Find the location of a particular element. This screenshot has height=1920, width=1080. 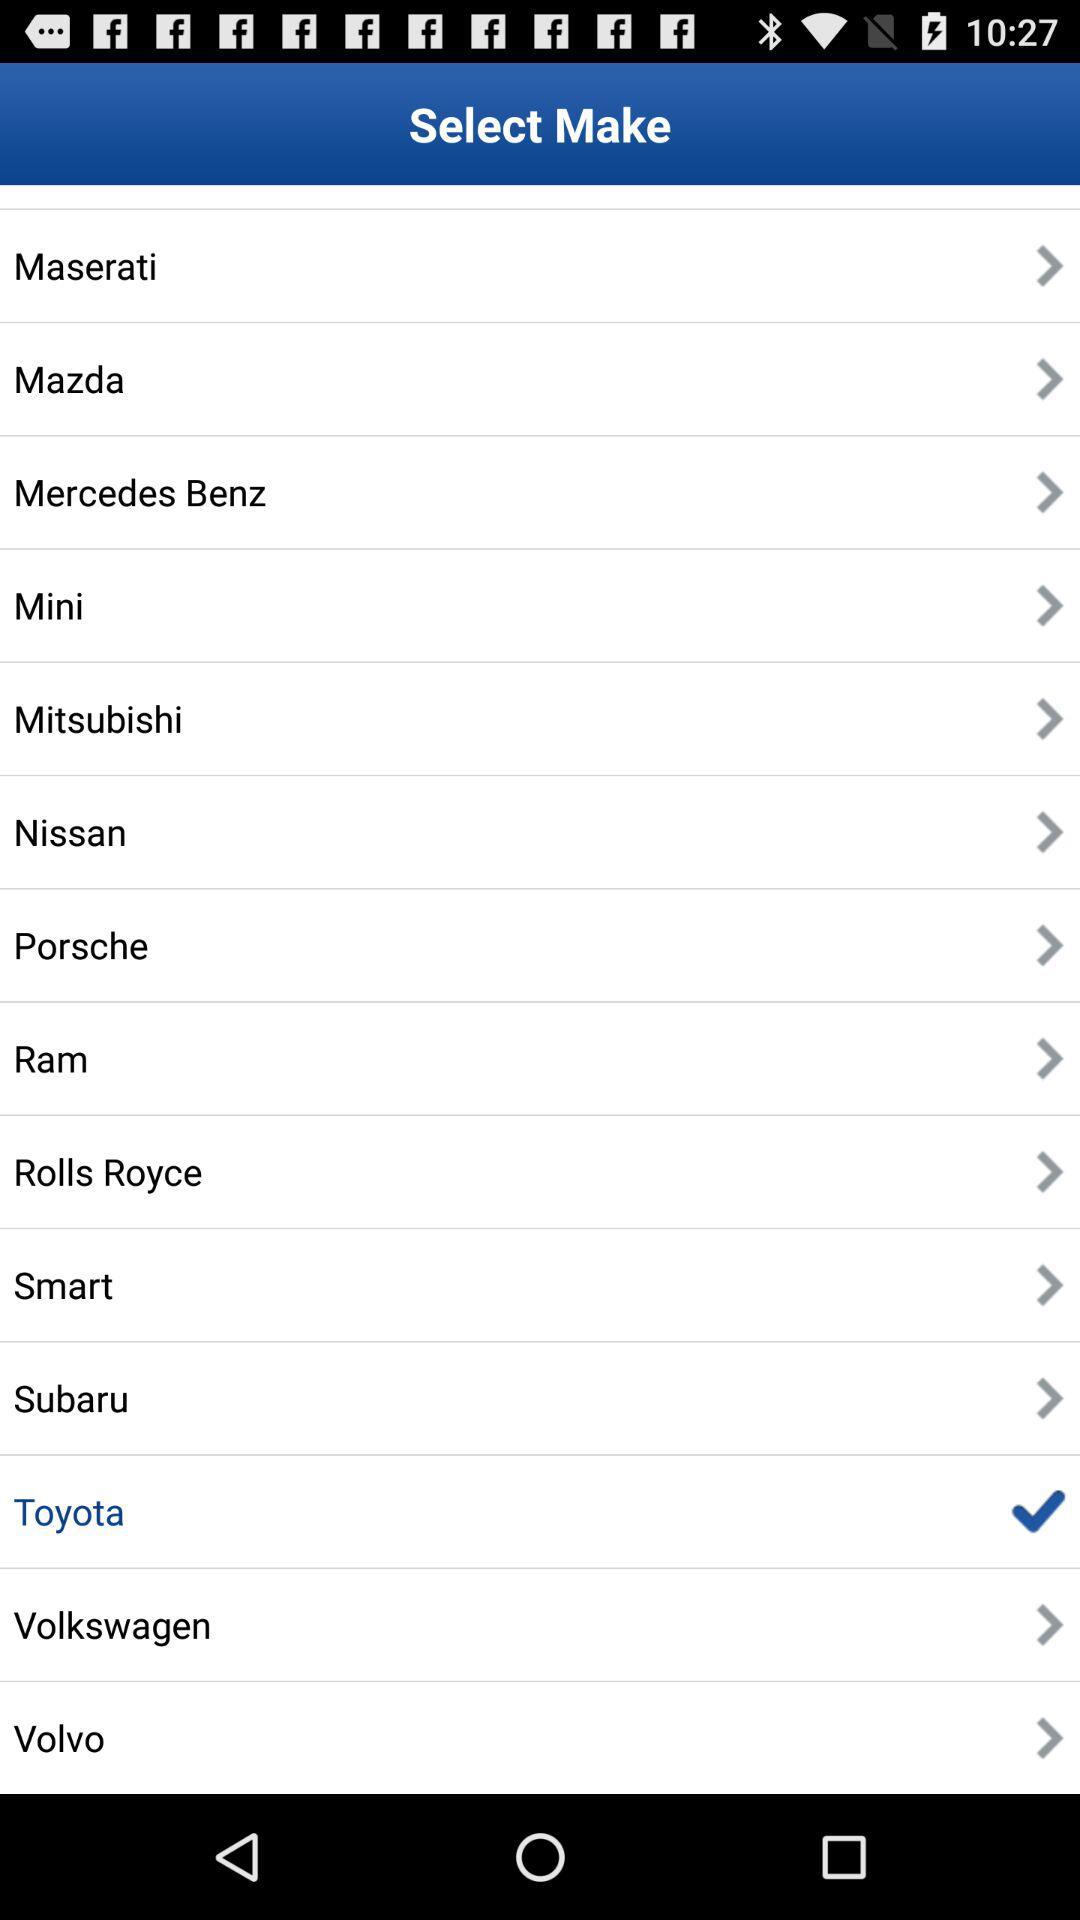

app below ram is located at coordinates (108, 1171).